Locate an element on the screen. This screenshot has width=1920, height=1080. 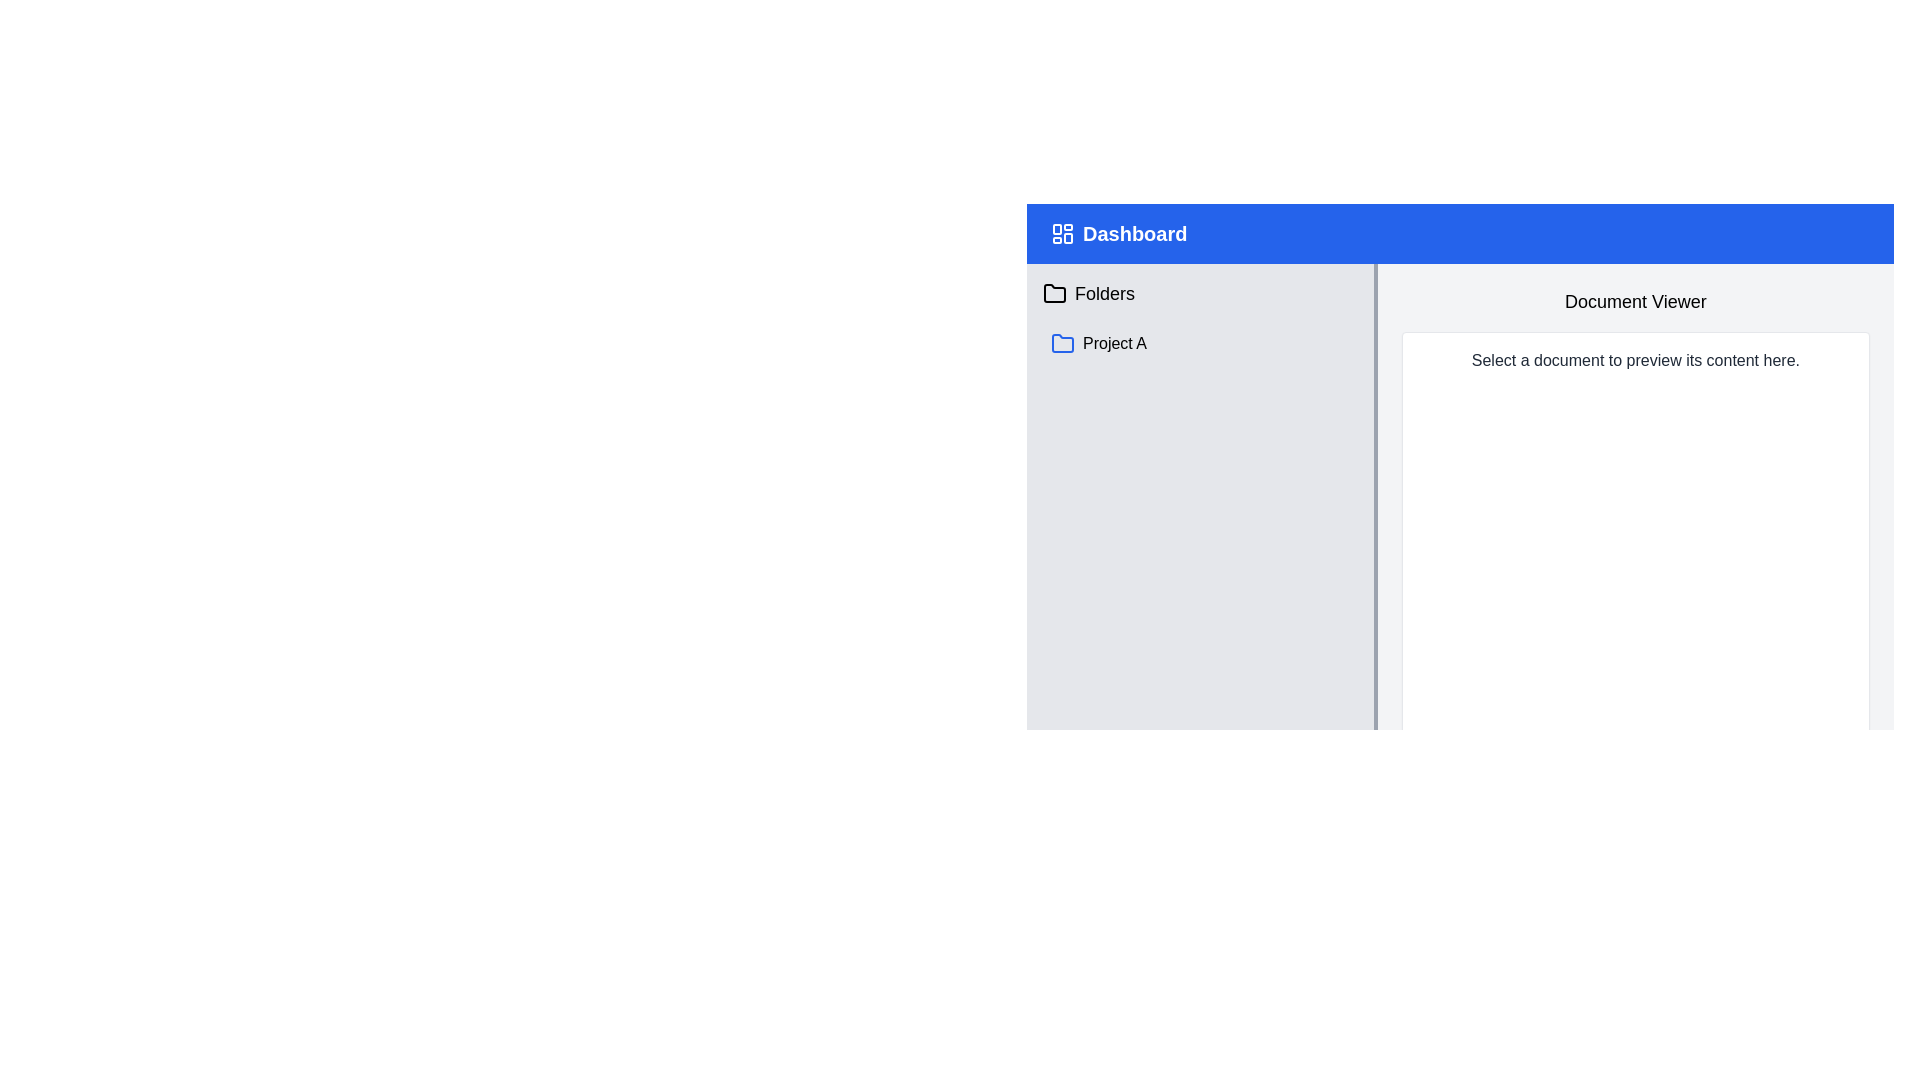
the folder icon located below the 'Folders' section in the left sidebar navigation is located at coordinates (1061, 342).